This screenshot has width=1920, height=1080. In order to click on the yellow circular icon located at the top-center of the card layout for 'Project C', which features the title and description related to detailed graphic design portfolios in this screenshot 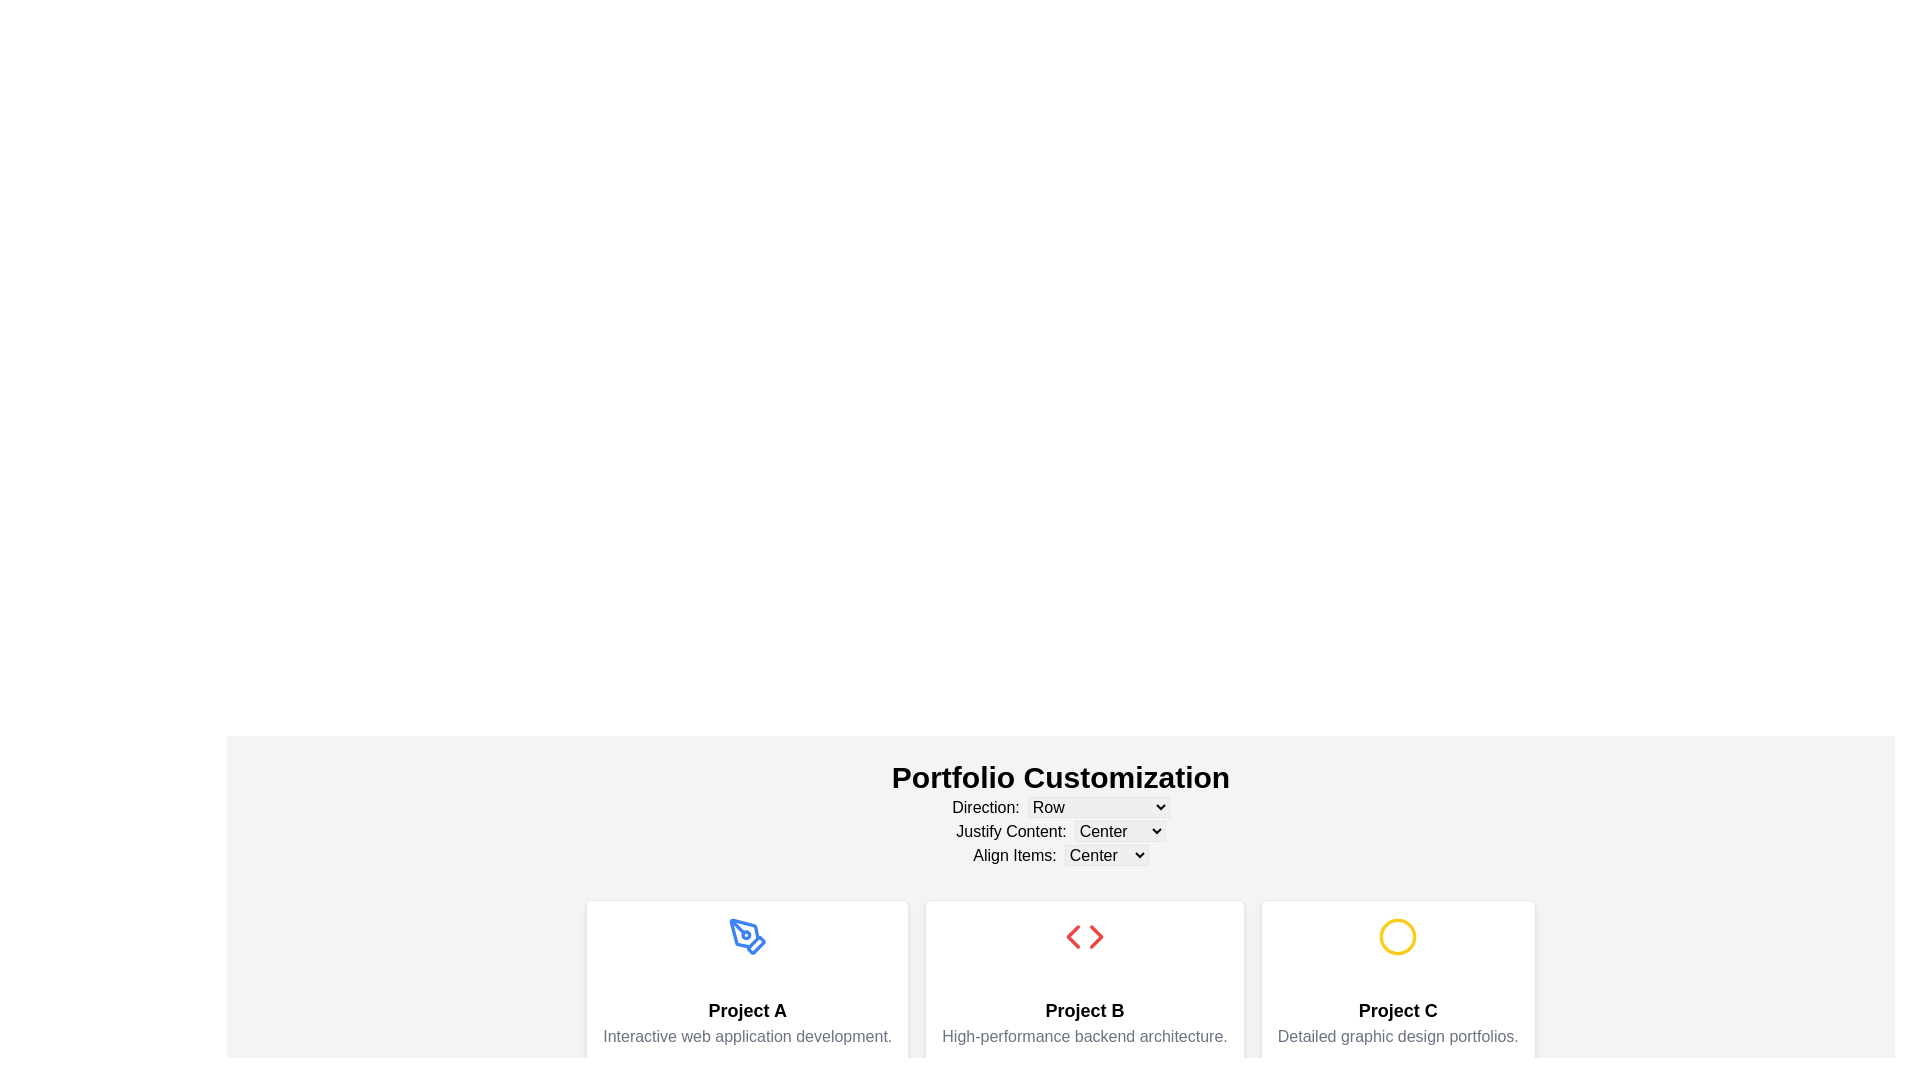, I will do `click(1397, 947)`.